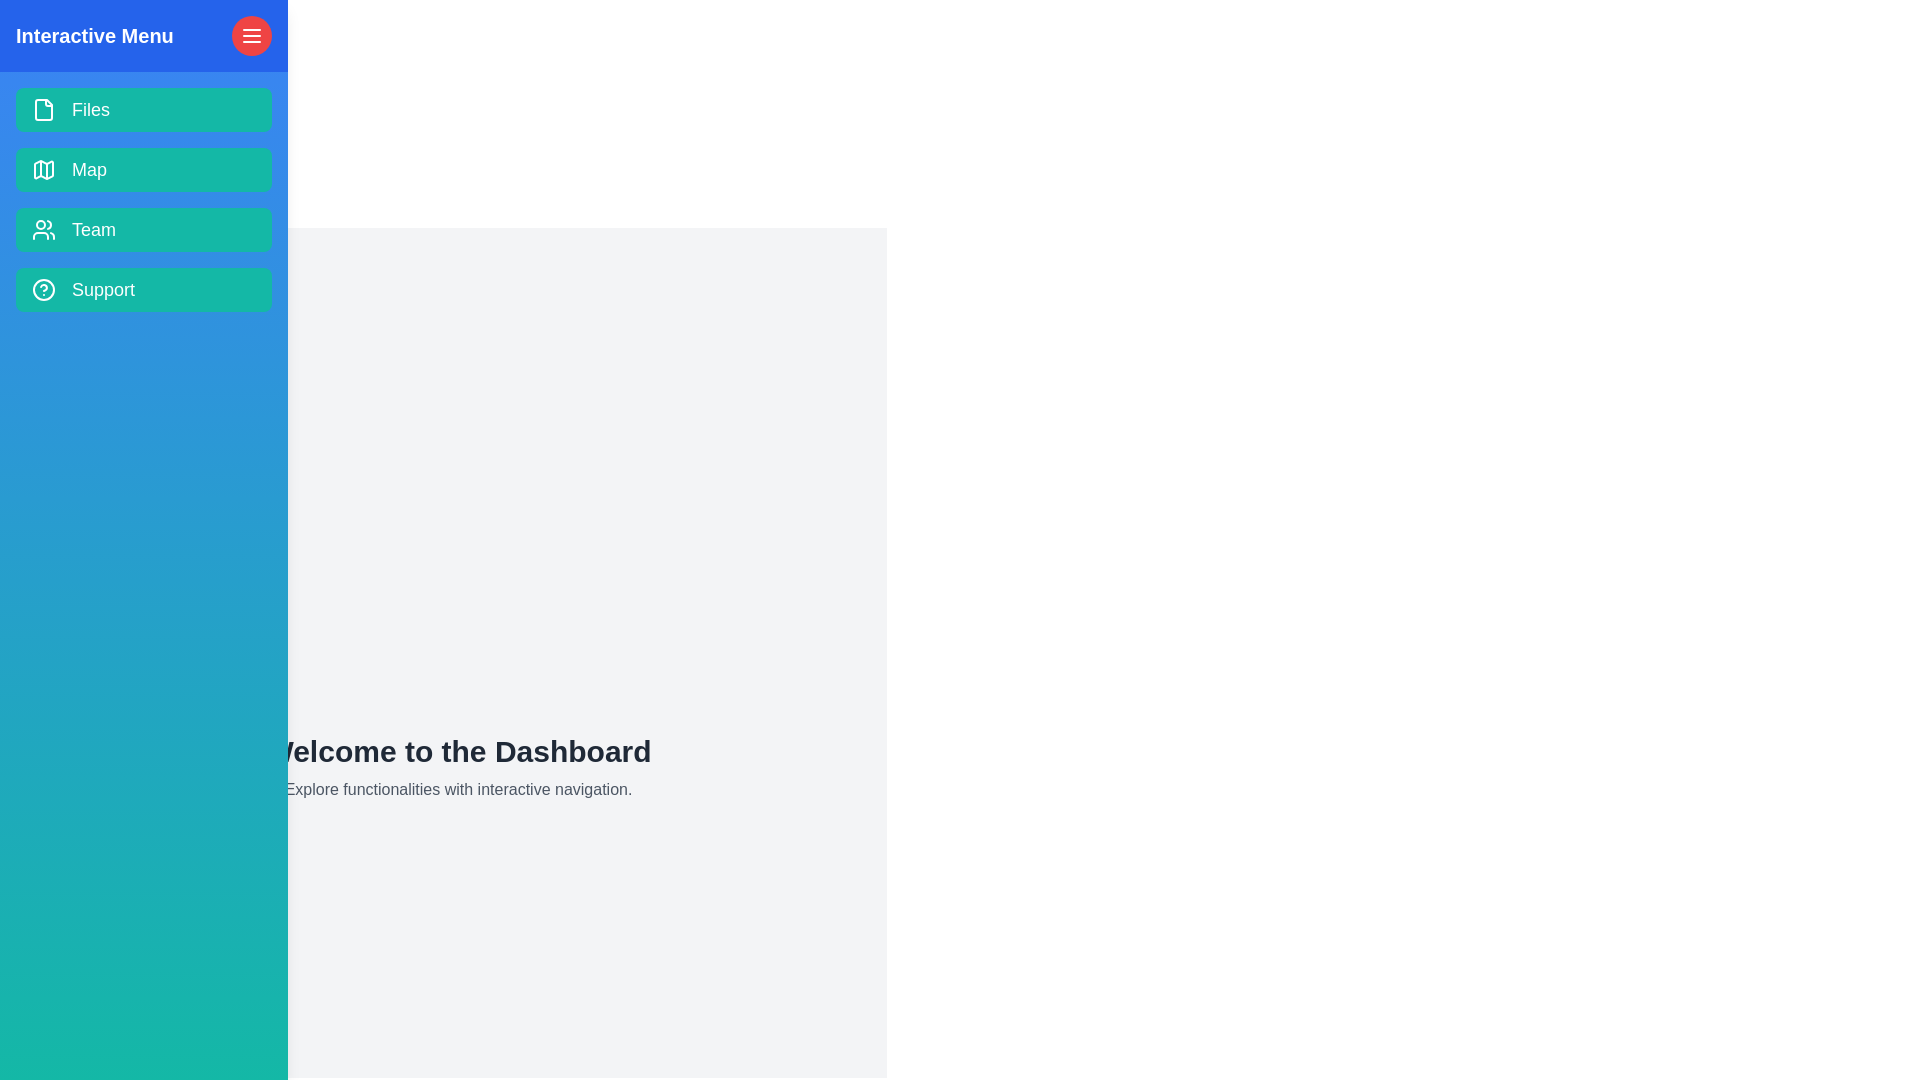 The image size is (1920, 1080). Describe the element at coordinates (251, 35) in the screenshot. I see `the close button in the top-right corner of the drawer menu to toggle its visibility` at that location.